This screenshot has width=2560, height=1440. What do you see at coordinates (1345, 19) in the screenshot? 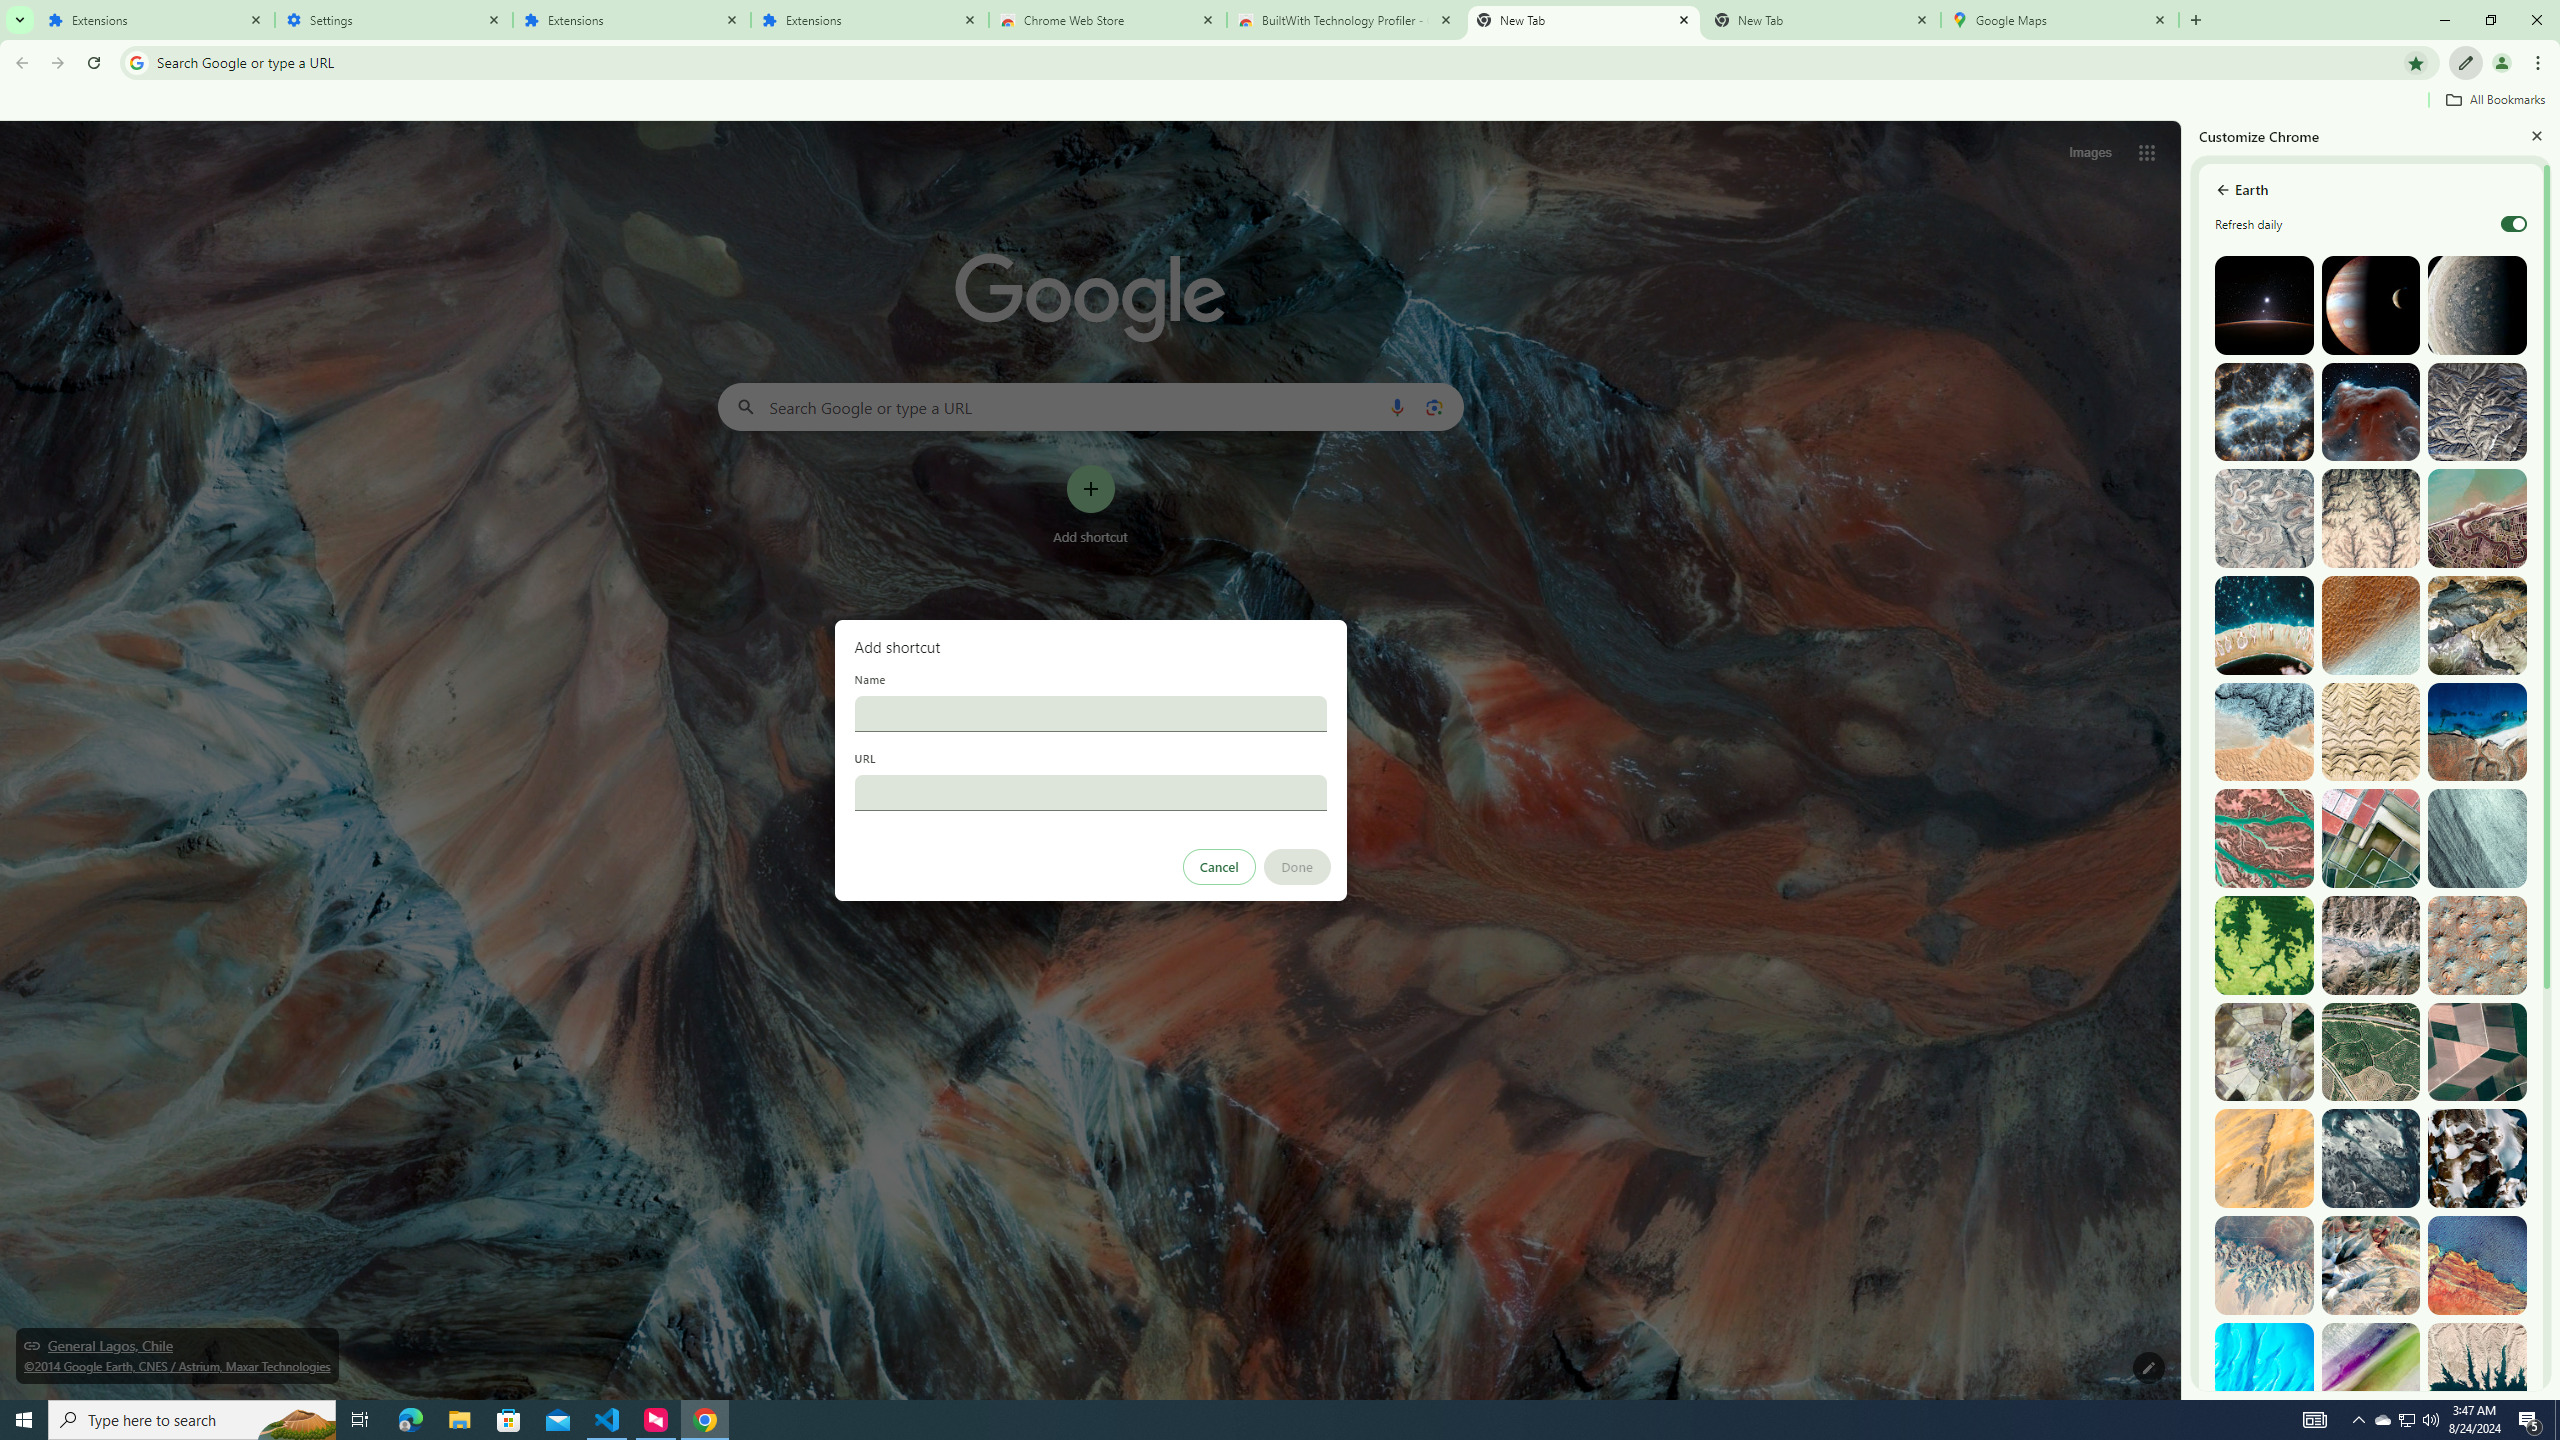
I see `'BuiltWith Technology Profiler - Chrome Web Store'` at bounding box center [1345, 19].